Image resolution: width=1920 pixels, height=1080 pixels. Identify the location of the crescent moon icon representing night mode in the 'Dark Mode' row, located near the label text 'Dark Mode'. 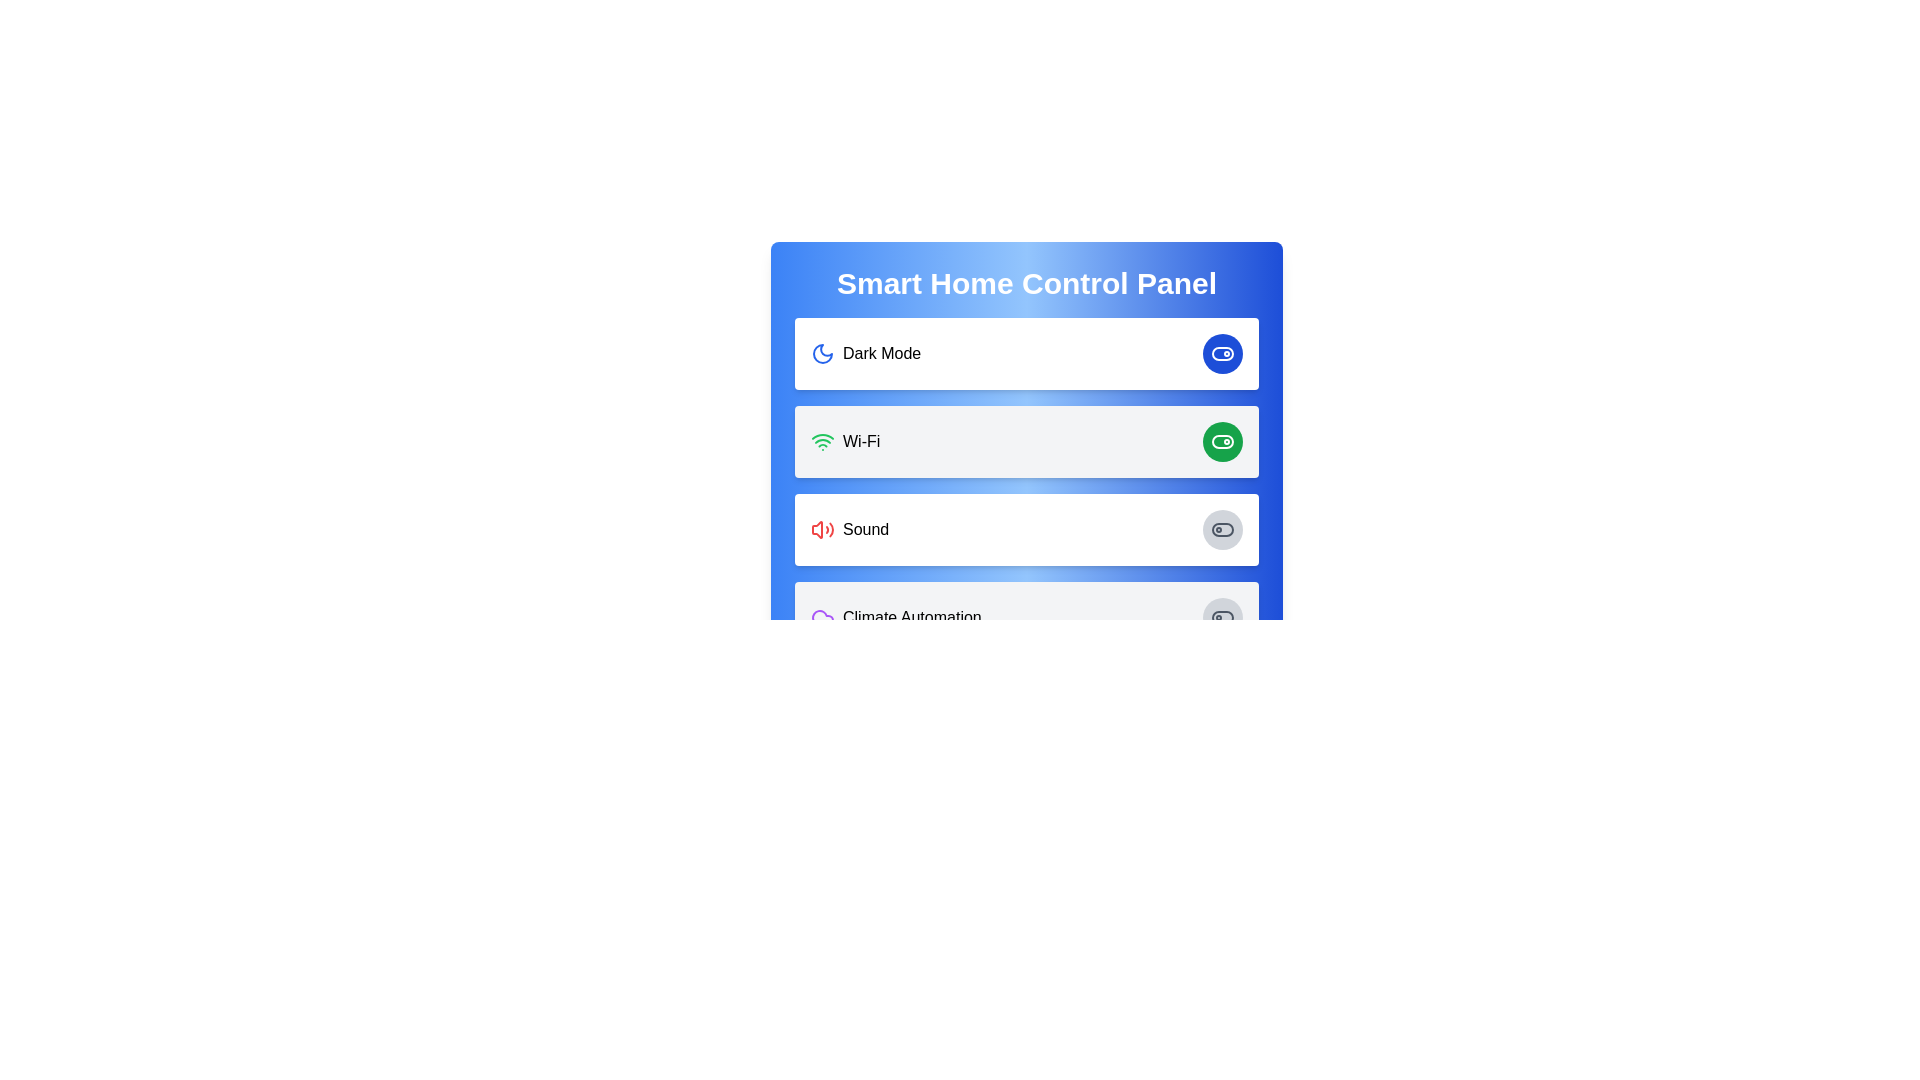
(822, 353).